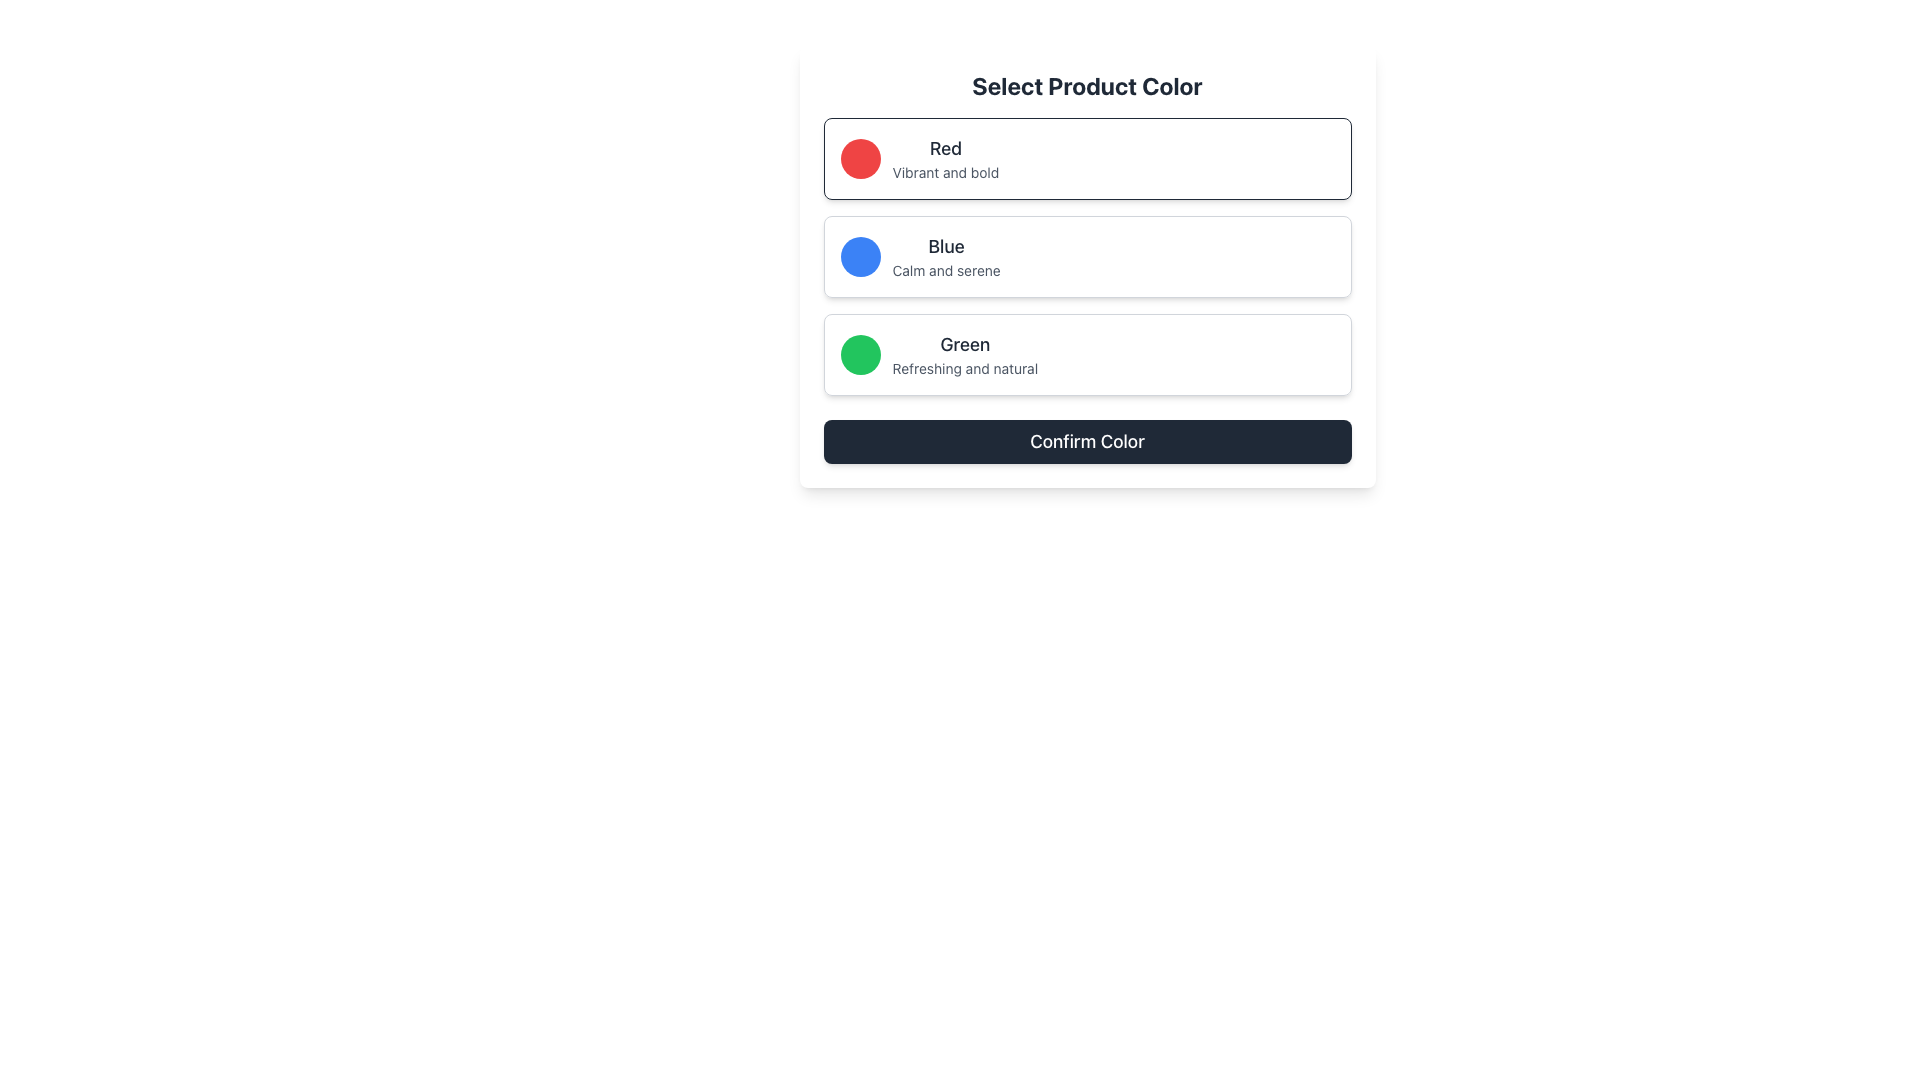 The width and height of the screenshot is (1920, 1080). I want to click on the text label styled in bold, larger font that displays the word 'Green', located centrally within the green-colored selection box, which is the third item in a list of color options, so click(965, 343).